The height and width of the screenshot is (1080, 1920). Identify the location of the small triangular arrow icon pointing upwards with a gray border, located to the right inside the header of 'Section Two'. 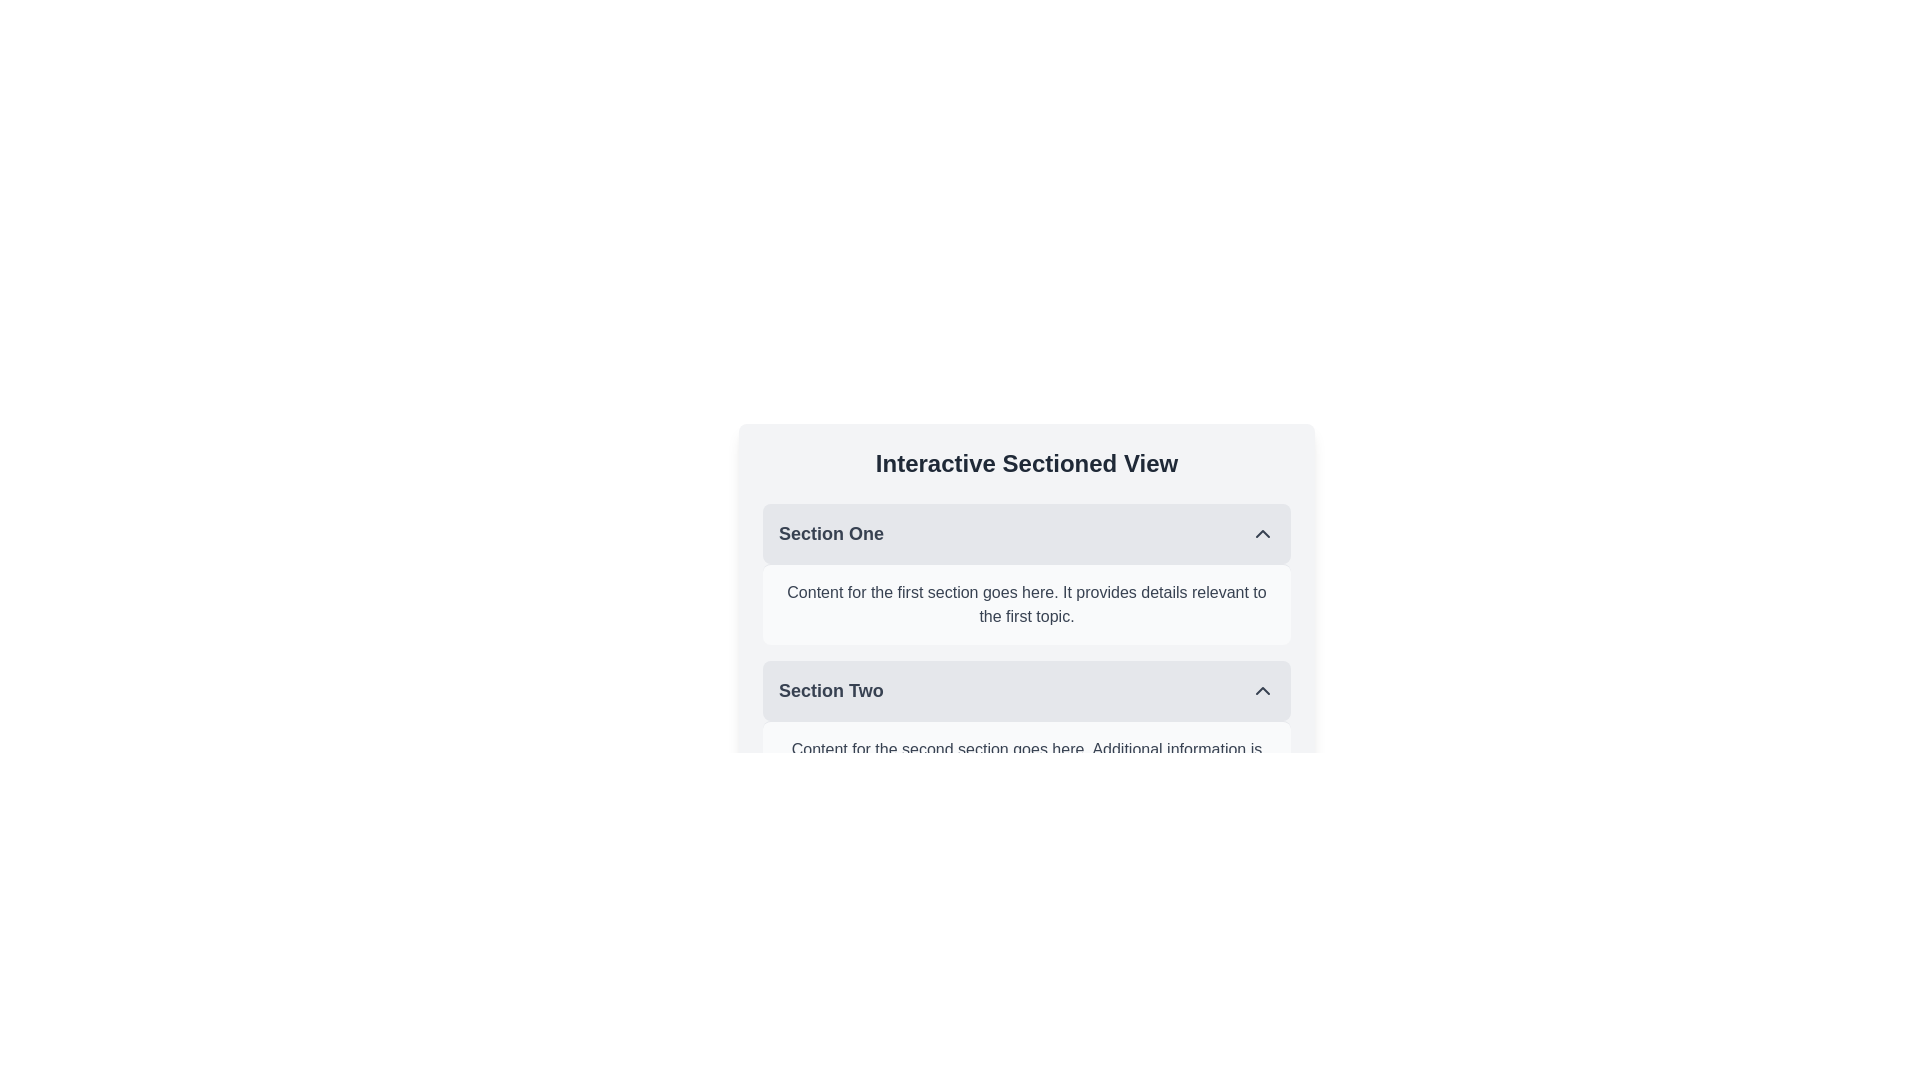
(1261, 689).